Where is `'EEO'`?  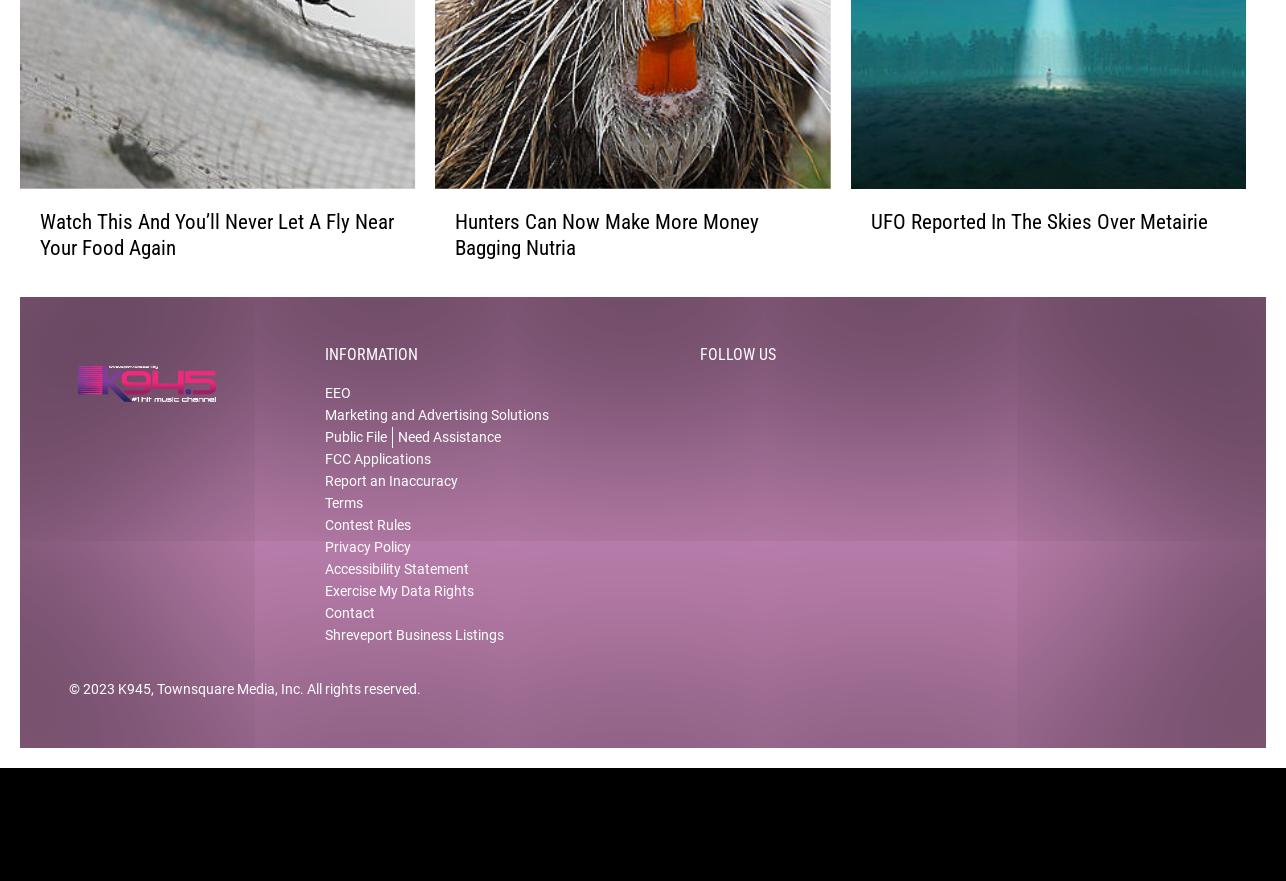 'EEO' is located at coordinates (336, 409).